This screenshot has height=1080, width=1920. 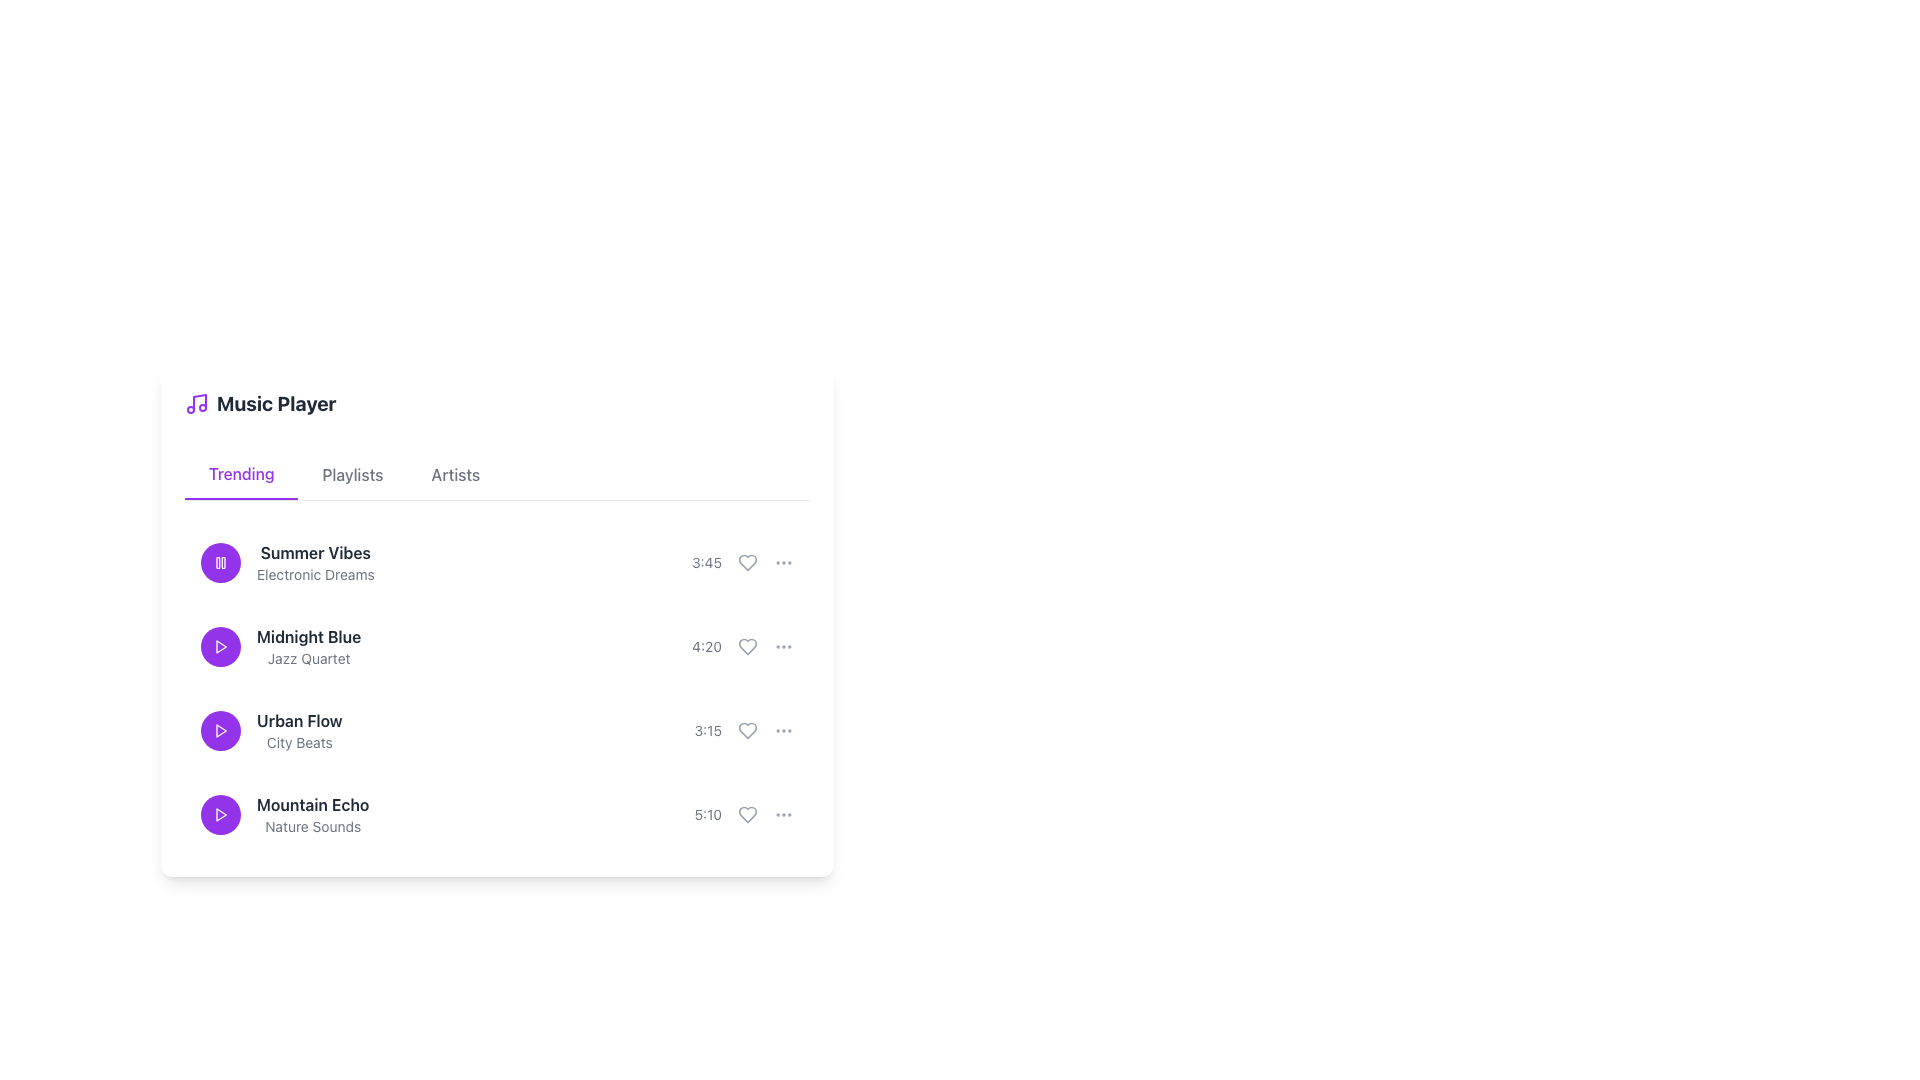 What do you see at coordinates (497, 563) in the screenshot?
I see `the list item titled 'Summer Vibes'` at bounding box center [497, 563].